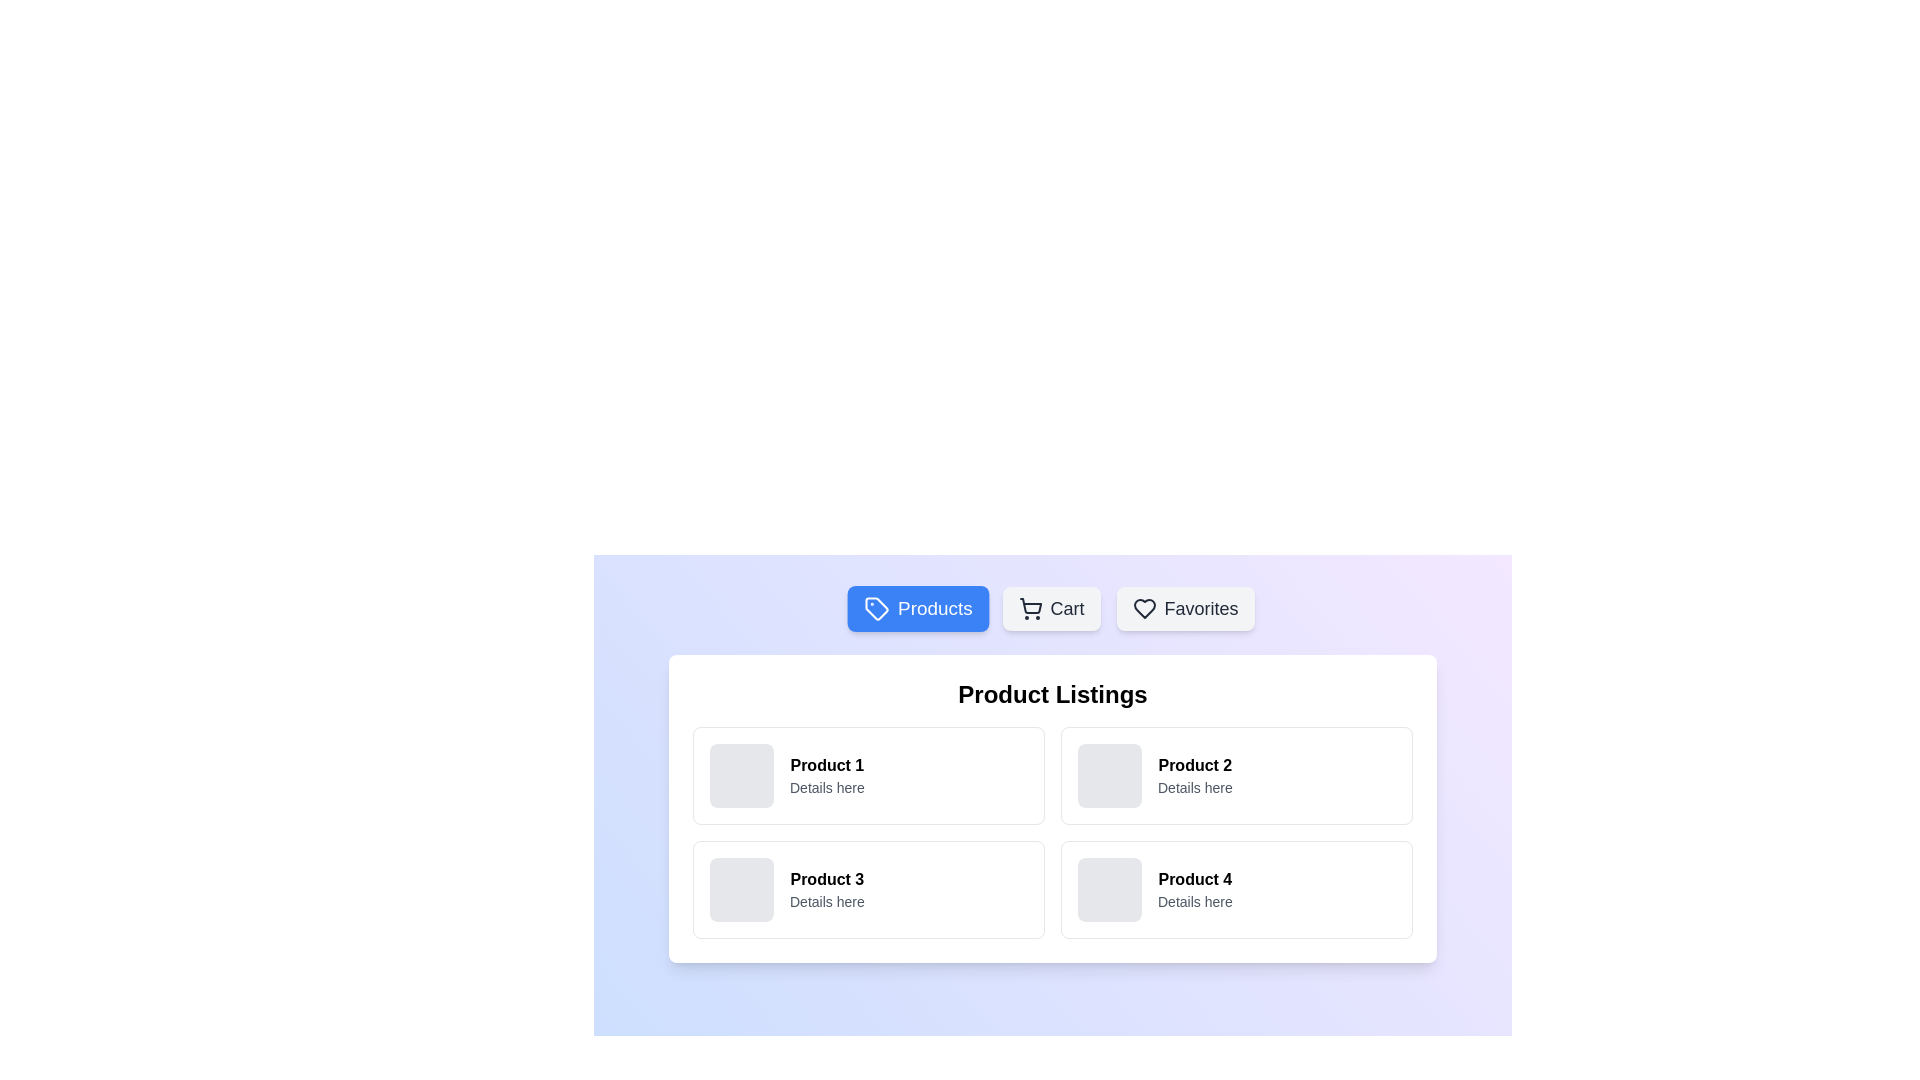 The width and height of the screenshot is (1920, 1080). I want to click on the static text label displaying the title 'Product 1', which is styled in bold and located in the upper-left corner of a grid layout below the 'Product Listings' header, so click(827, 765).